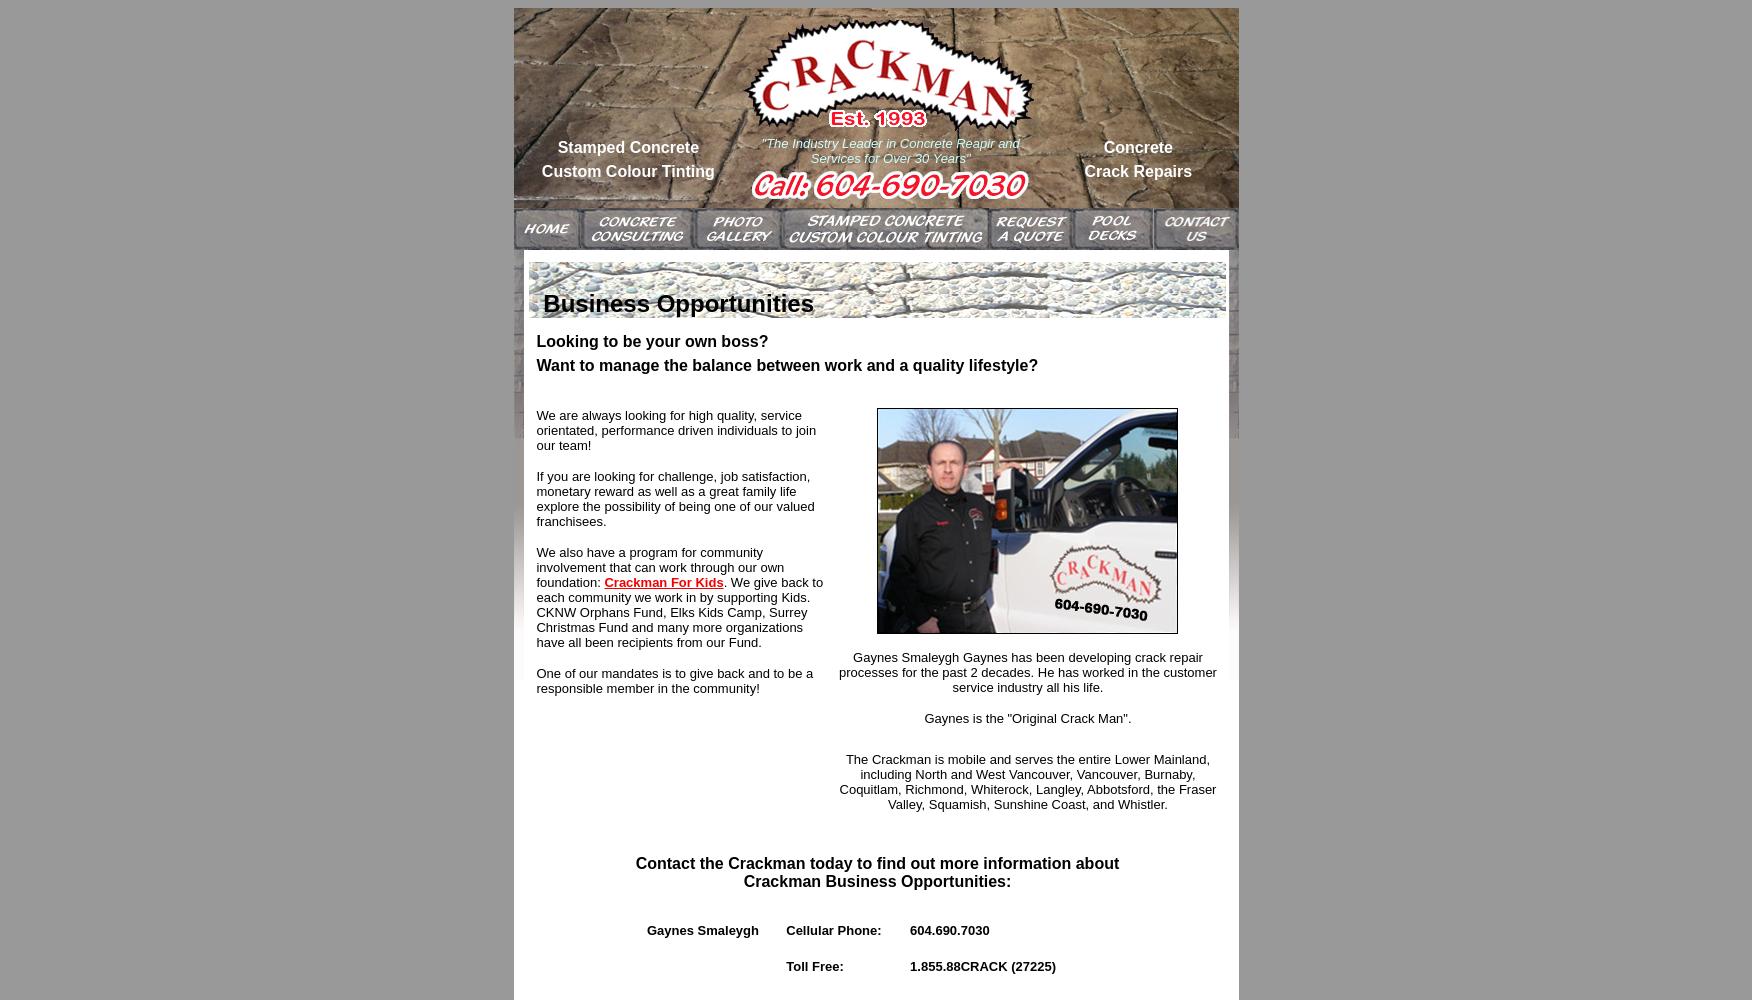 The width and height of the screenshot is (1752, 1000). Describe the element at coordinates (674, 430) in the screenshot. I see `'We 
                      are always looking for high quality, service orientated, 
                      performance driven individuals to join our team!'` at that location.